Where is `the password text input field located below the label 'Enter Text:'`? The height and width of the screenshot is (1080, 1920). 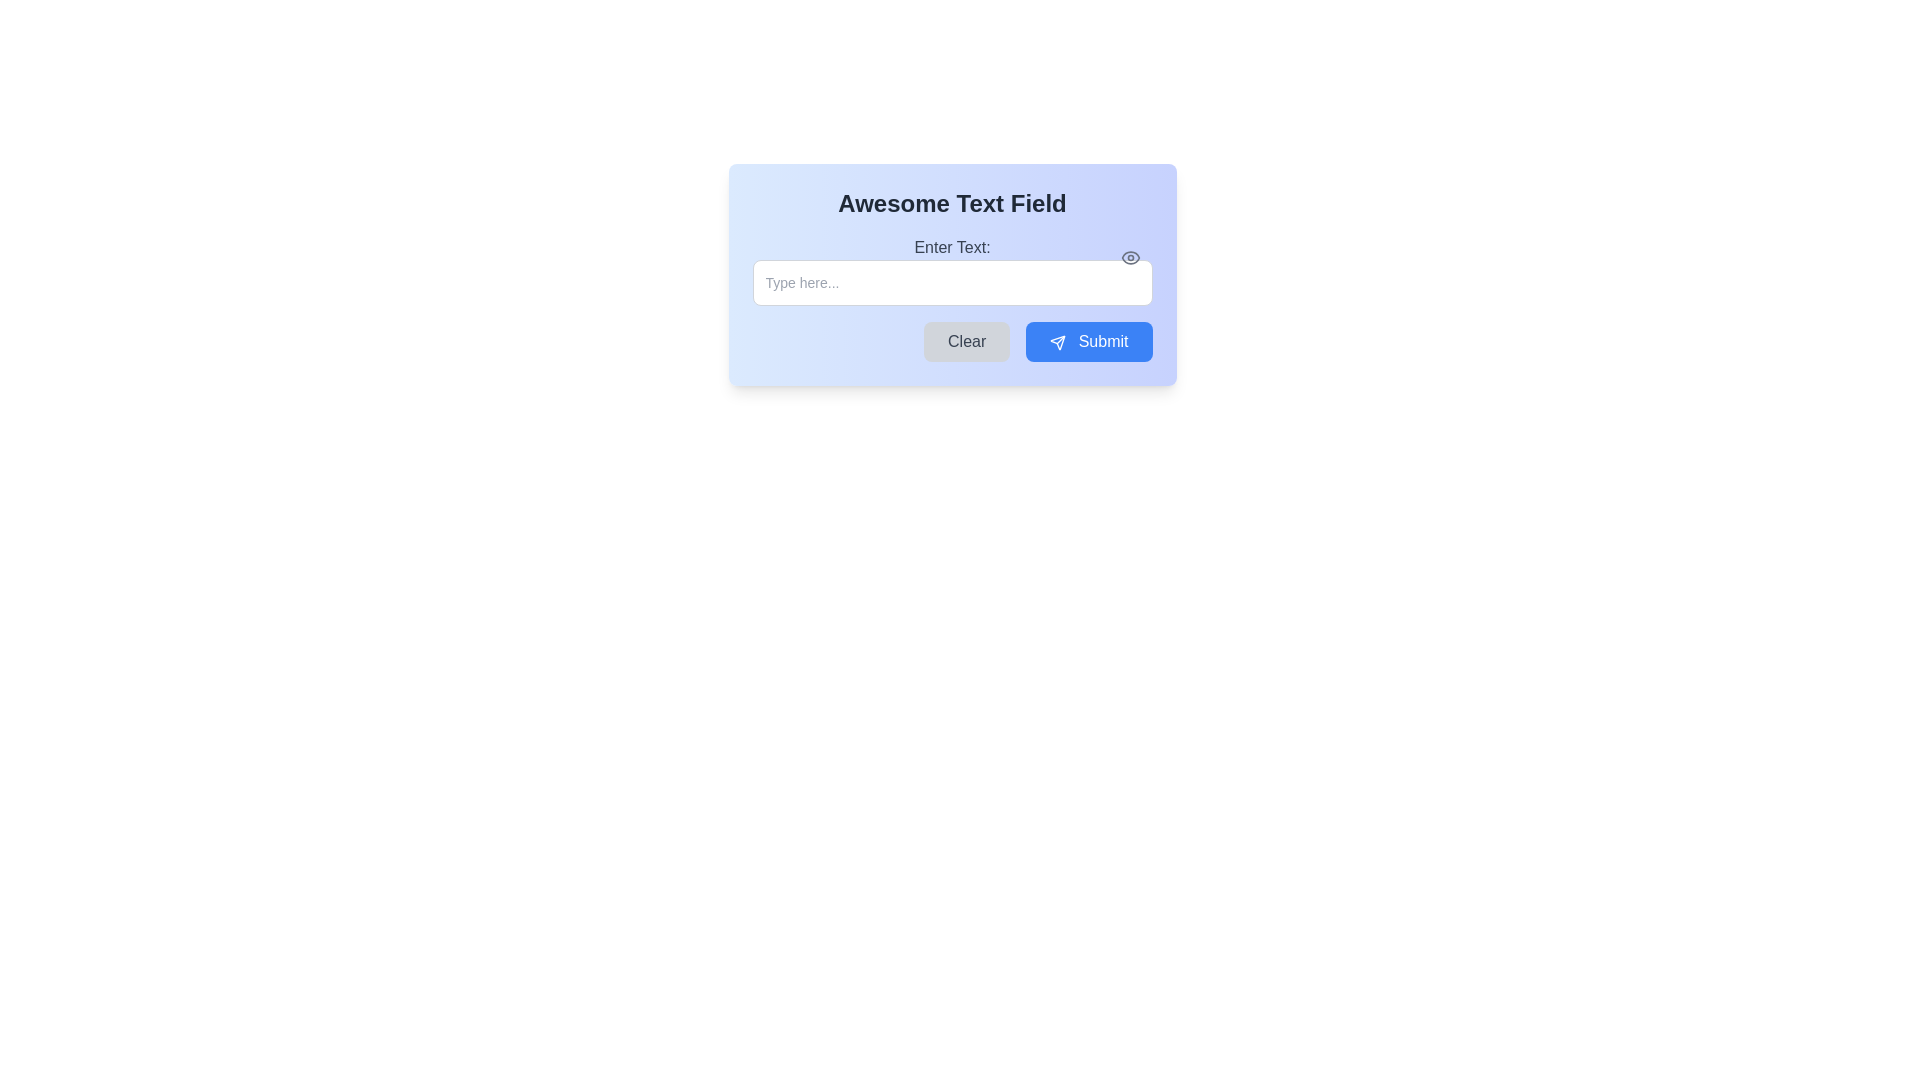 the password text input field located below the label 'Enter Text:' is located at coordinates (951, 270).